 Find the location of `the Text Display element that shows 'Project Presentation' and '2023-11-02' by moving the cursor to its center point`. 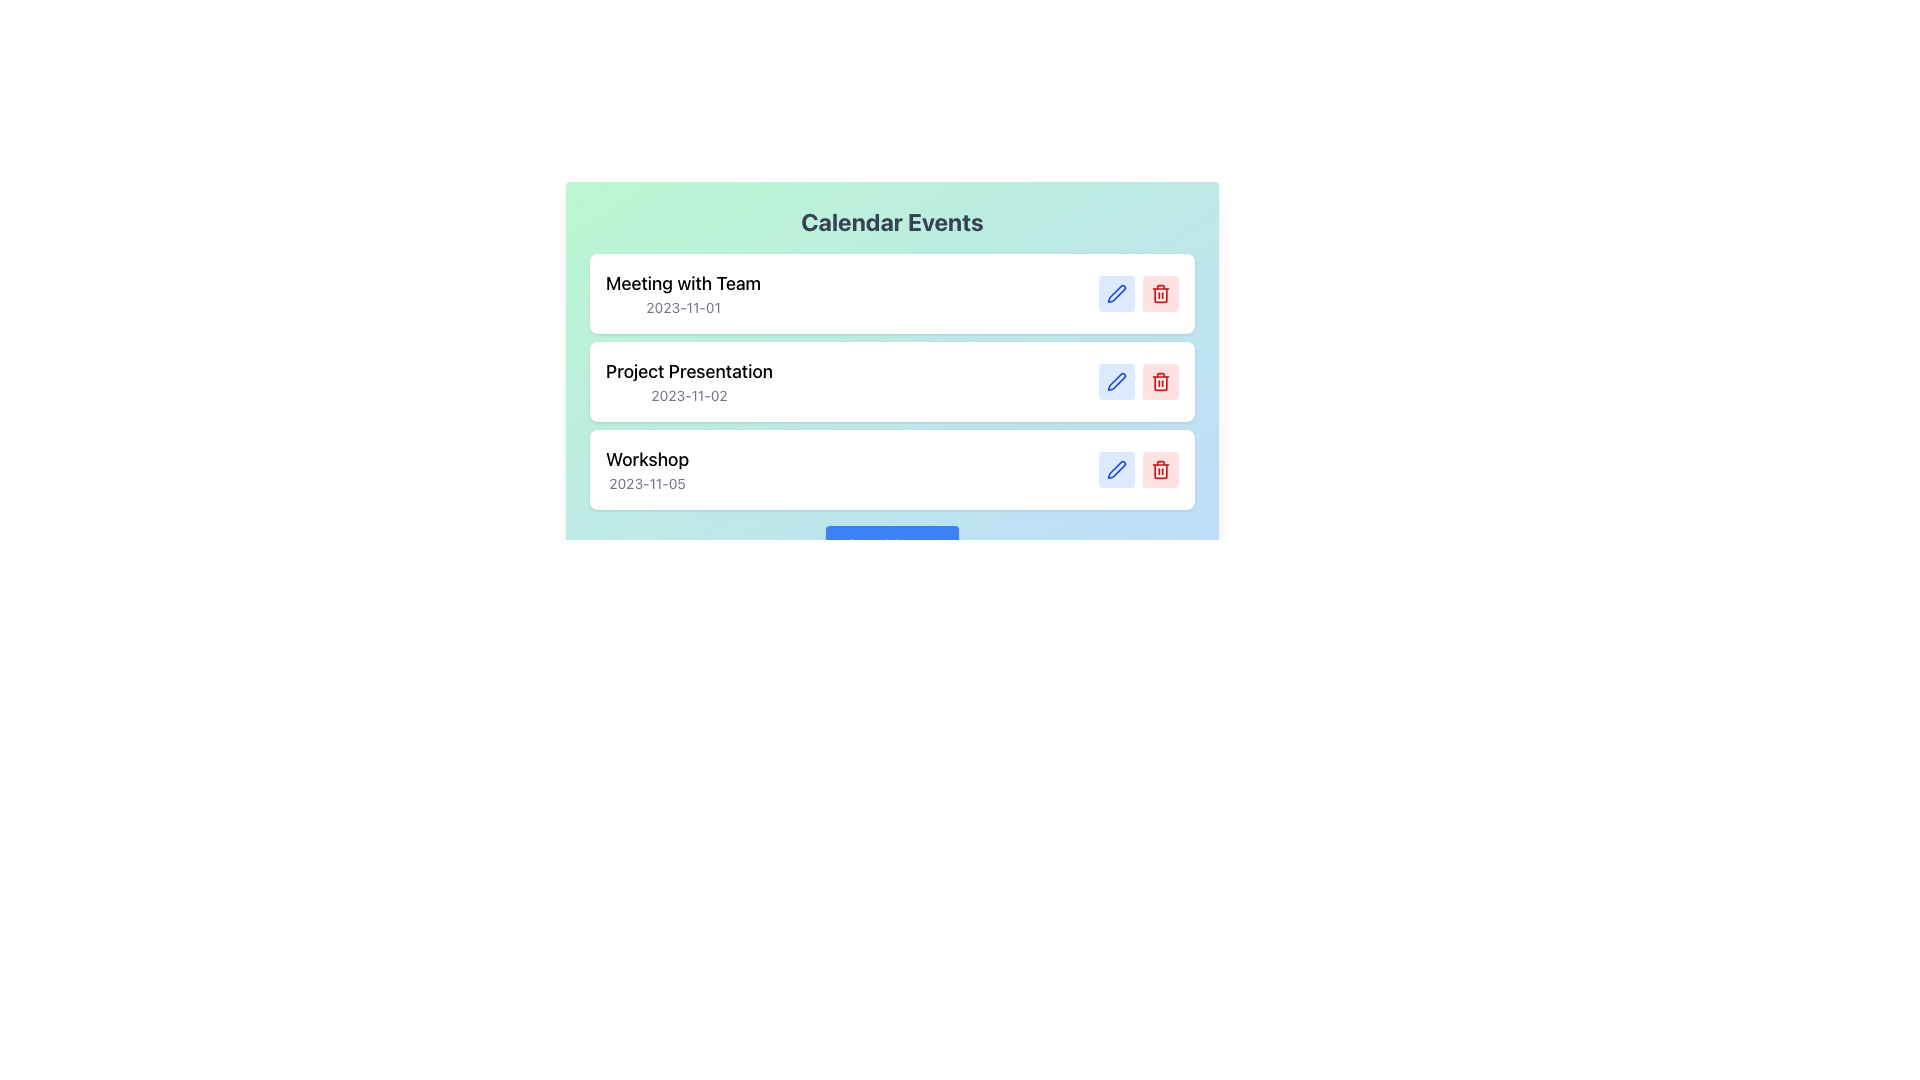

the Text Display element that shows 'Project Presentation' and '2023-11-02' by moving the cursor to its center point is located at coordinates (689, 381).